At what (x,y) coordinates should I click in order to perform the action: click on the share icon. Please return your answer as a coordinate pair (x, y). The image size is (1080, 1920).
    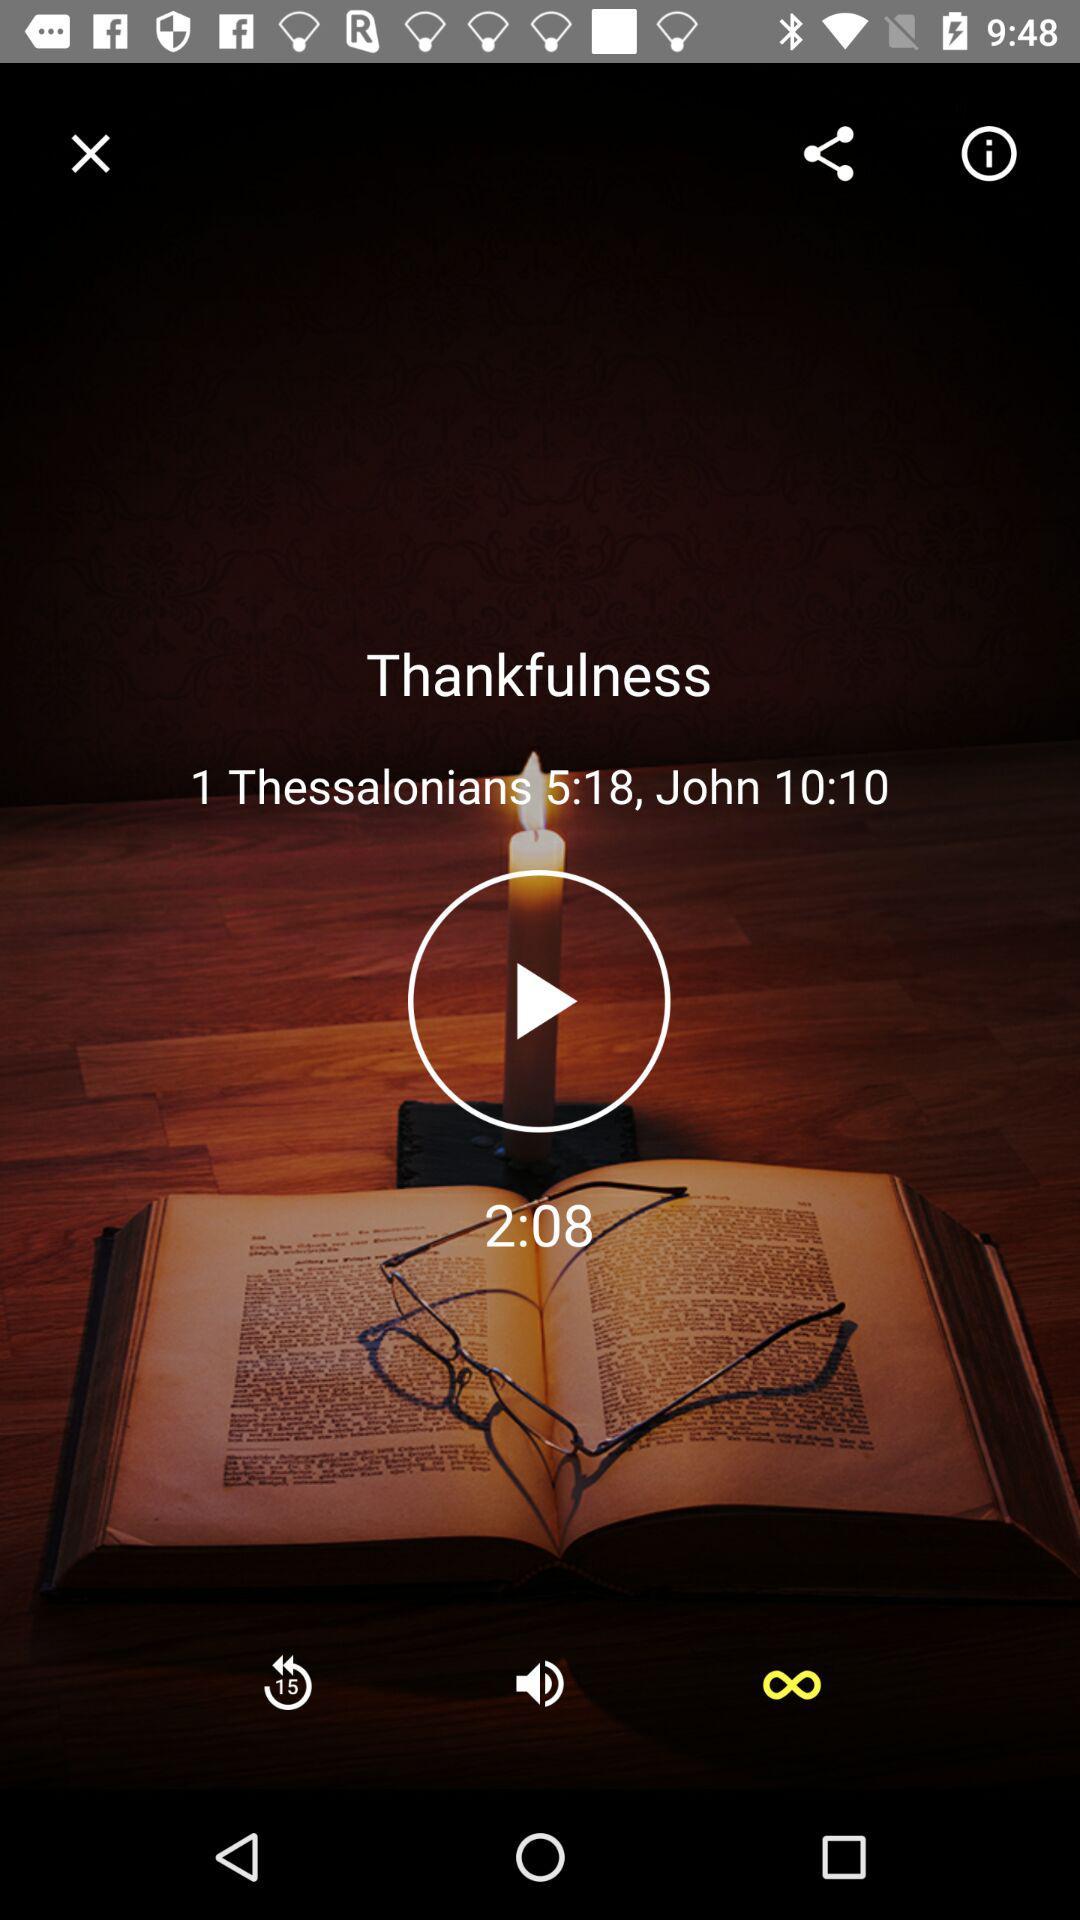
    Looking at the image, I should click on (828, 152).